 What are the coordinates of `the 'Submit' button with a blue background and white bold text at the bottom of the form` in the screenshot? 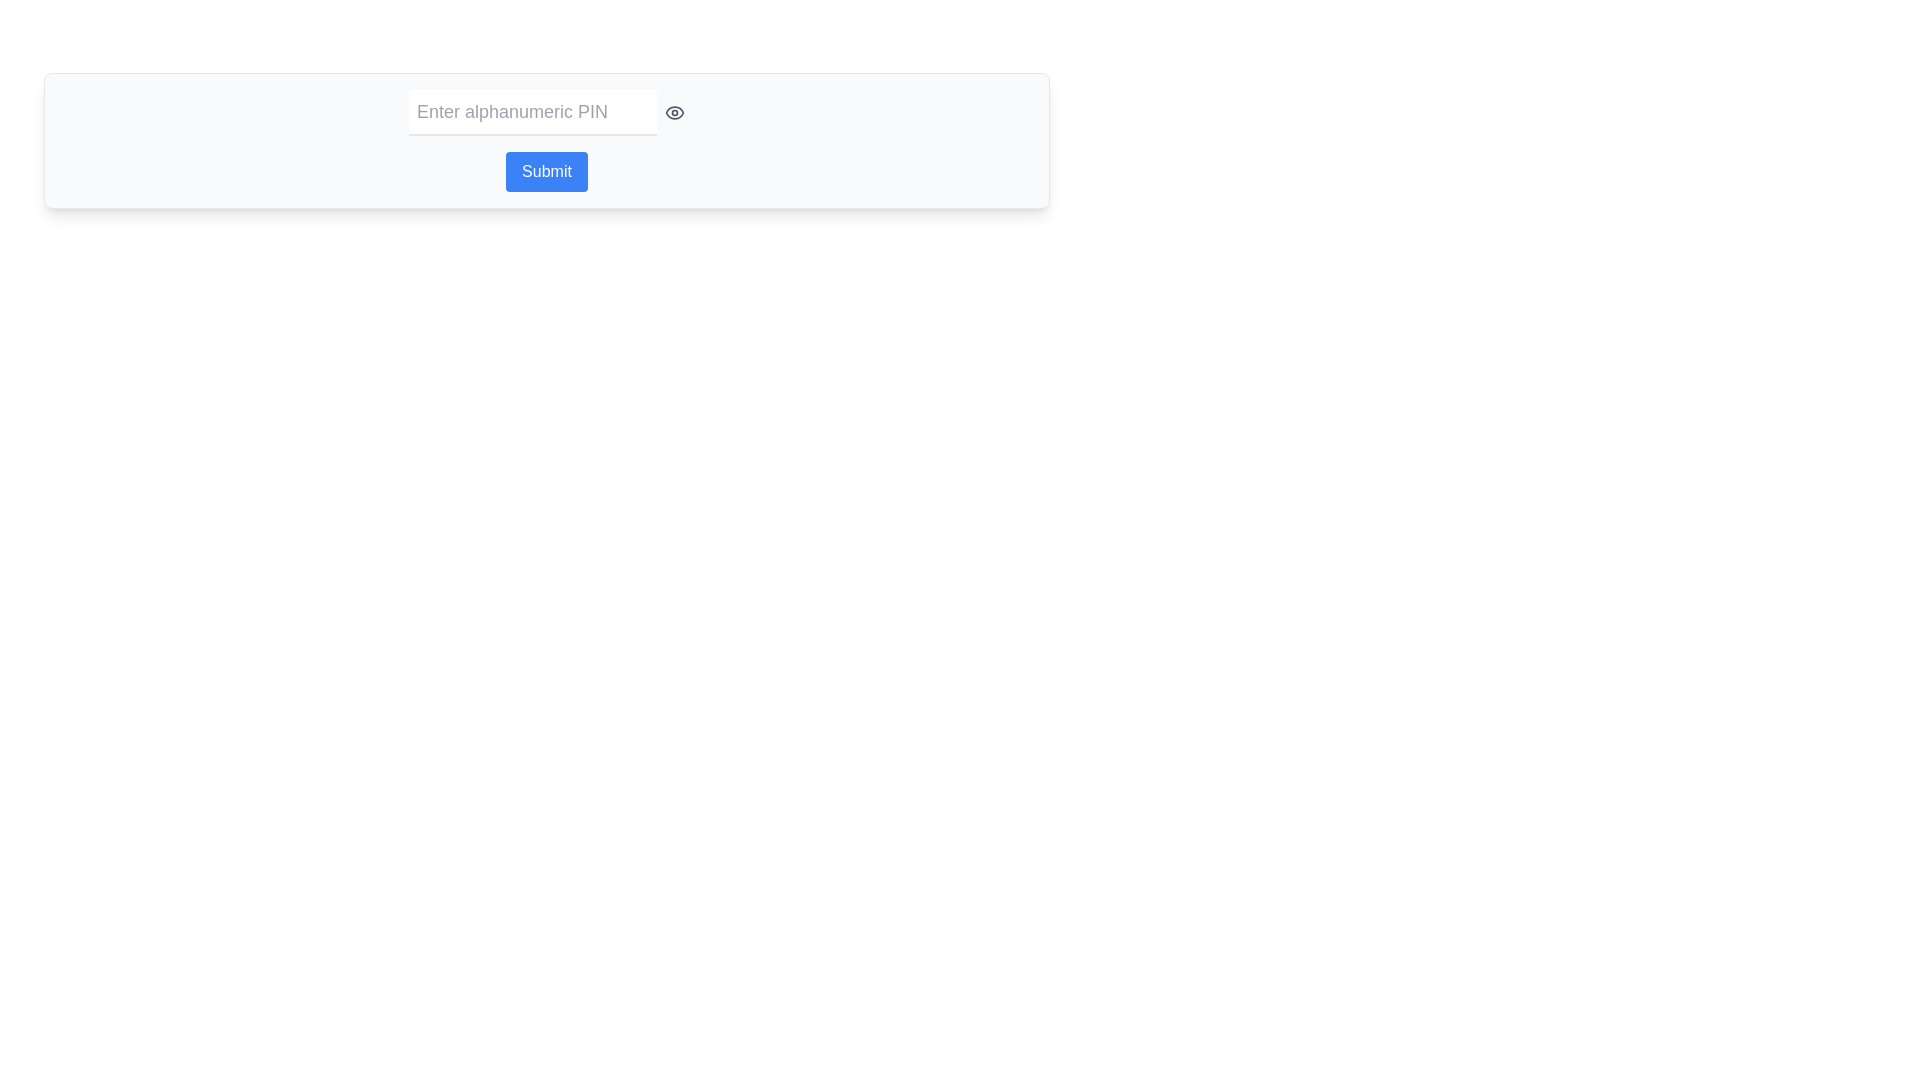 It's located at (547, 171).